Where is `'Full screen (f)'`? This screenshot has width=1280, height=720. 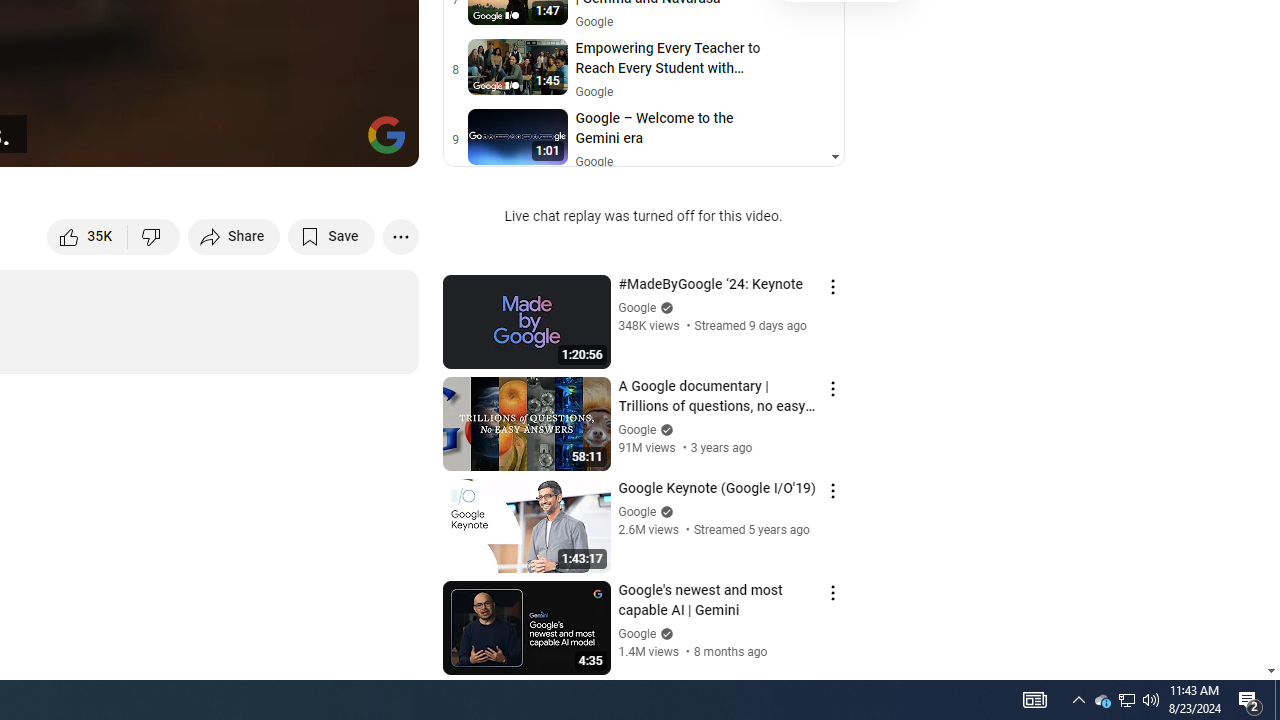 'Full screen (f)' is located at coordinates (382, 141).